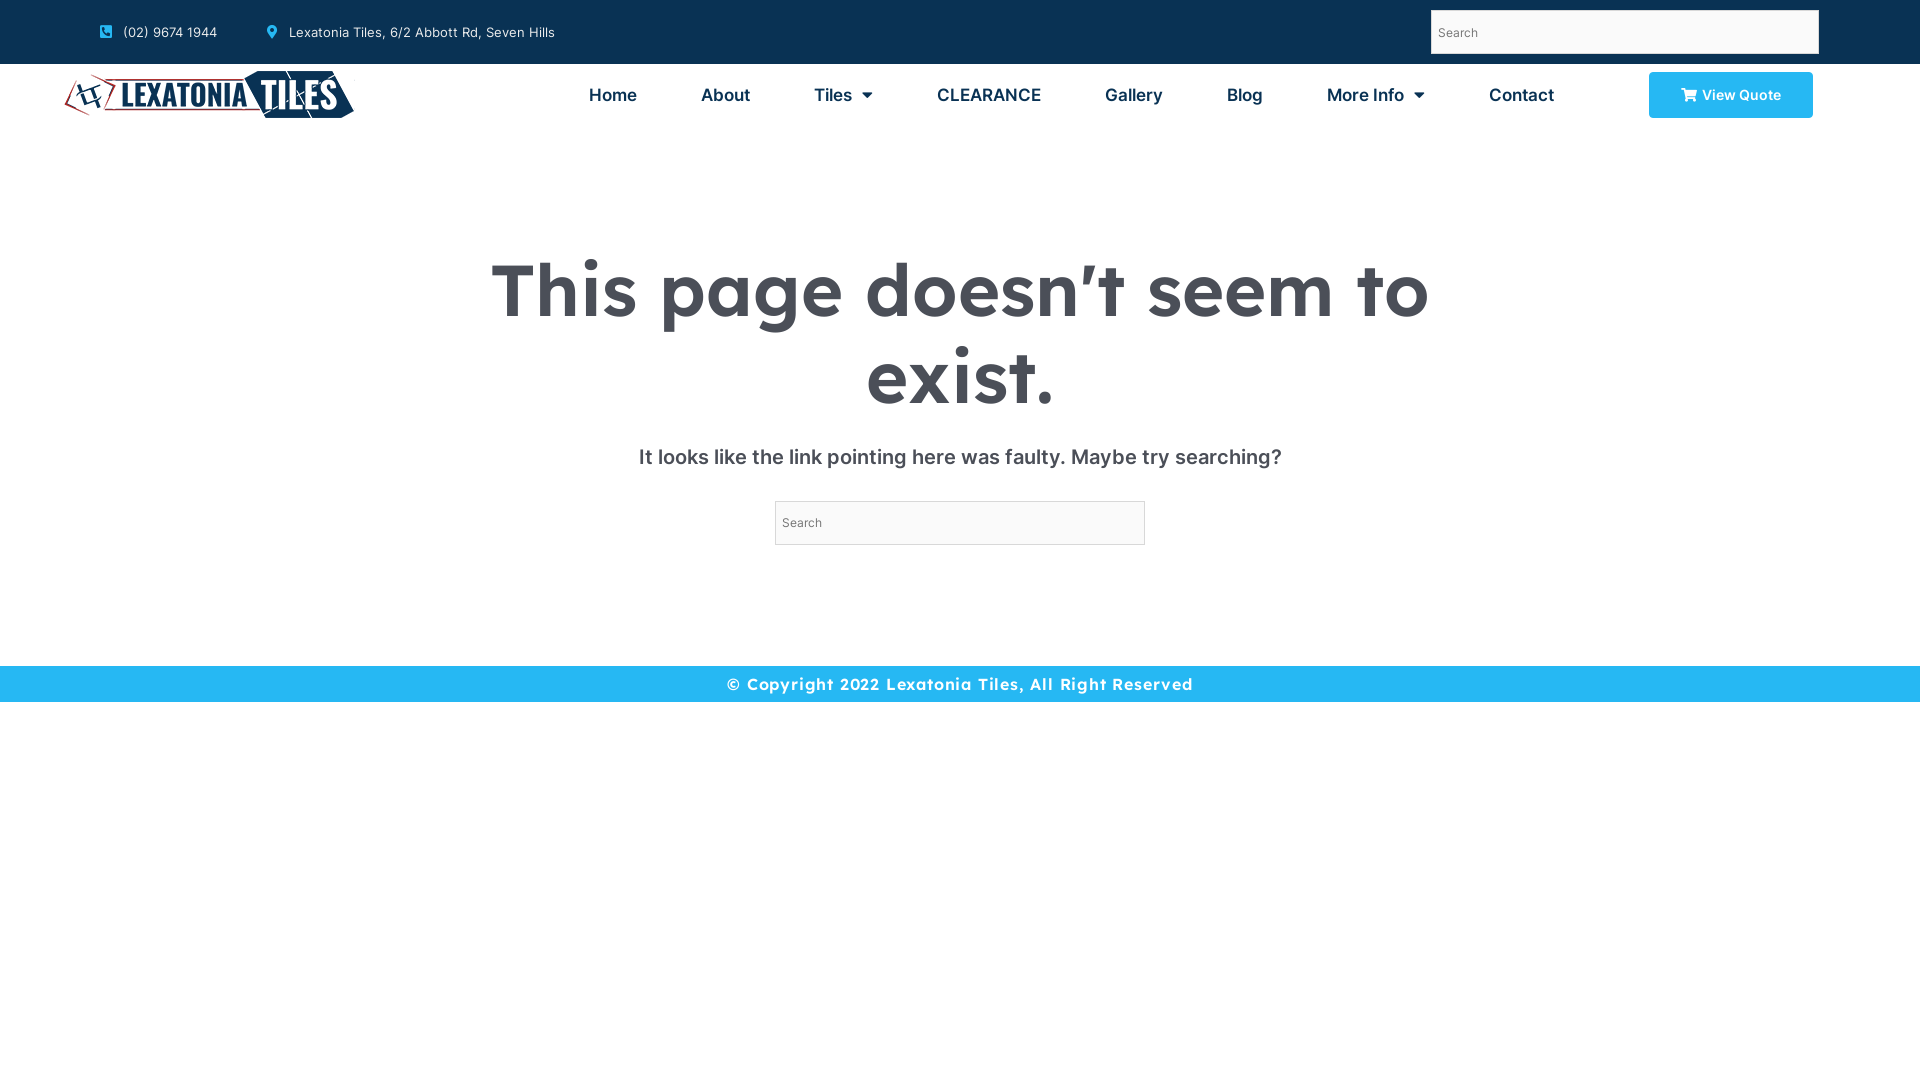 The image size is (1920, 1080). What do you see at coordinates (1243, 95) in the screenshot?
I see `'Blog'` at bounding box center [1243, 95].